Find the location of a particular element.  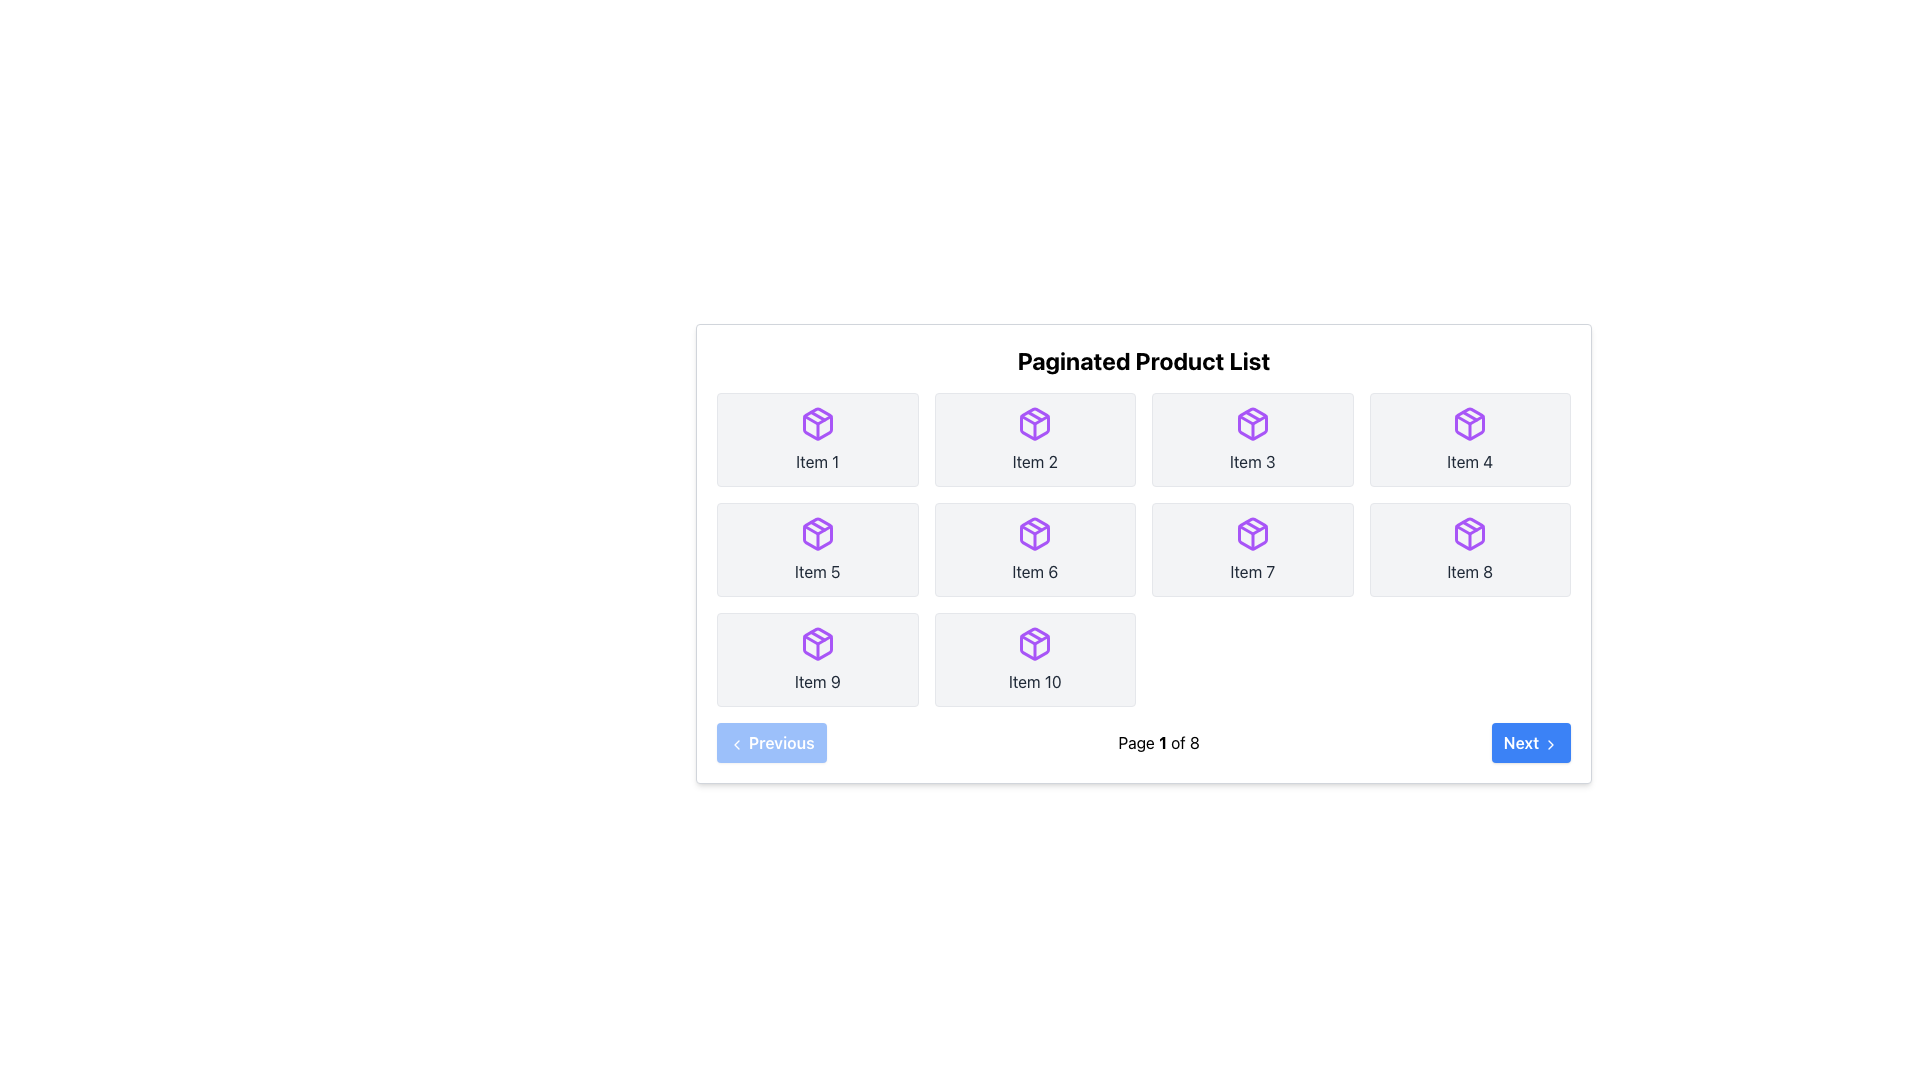

the chevron icon indicating the 'Next' action of the button located at the bottom-right corner of the interface is located at coordinates (1549, 744).